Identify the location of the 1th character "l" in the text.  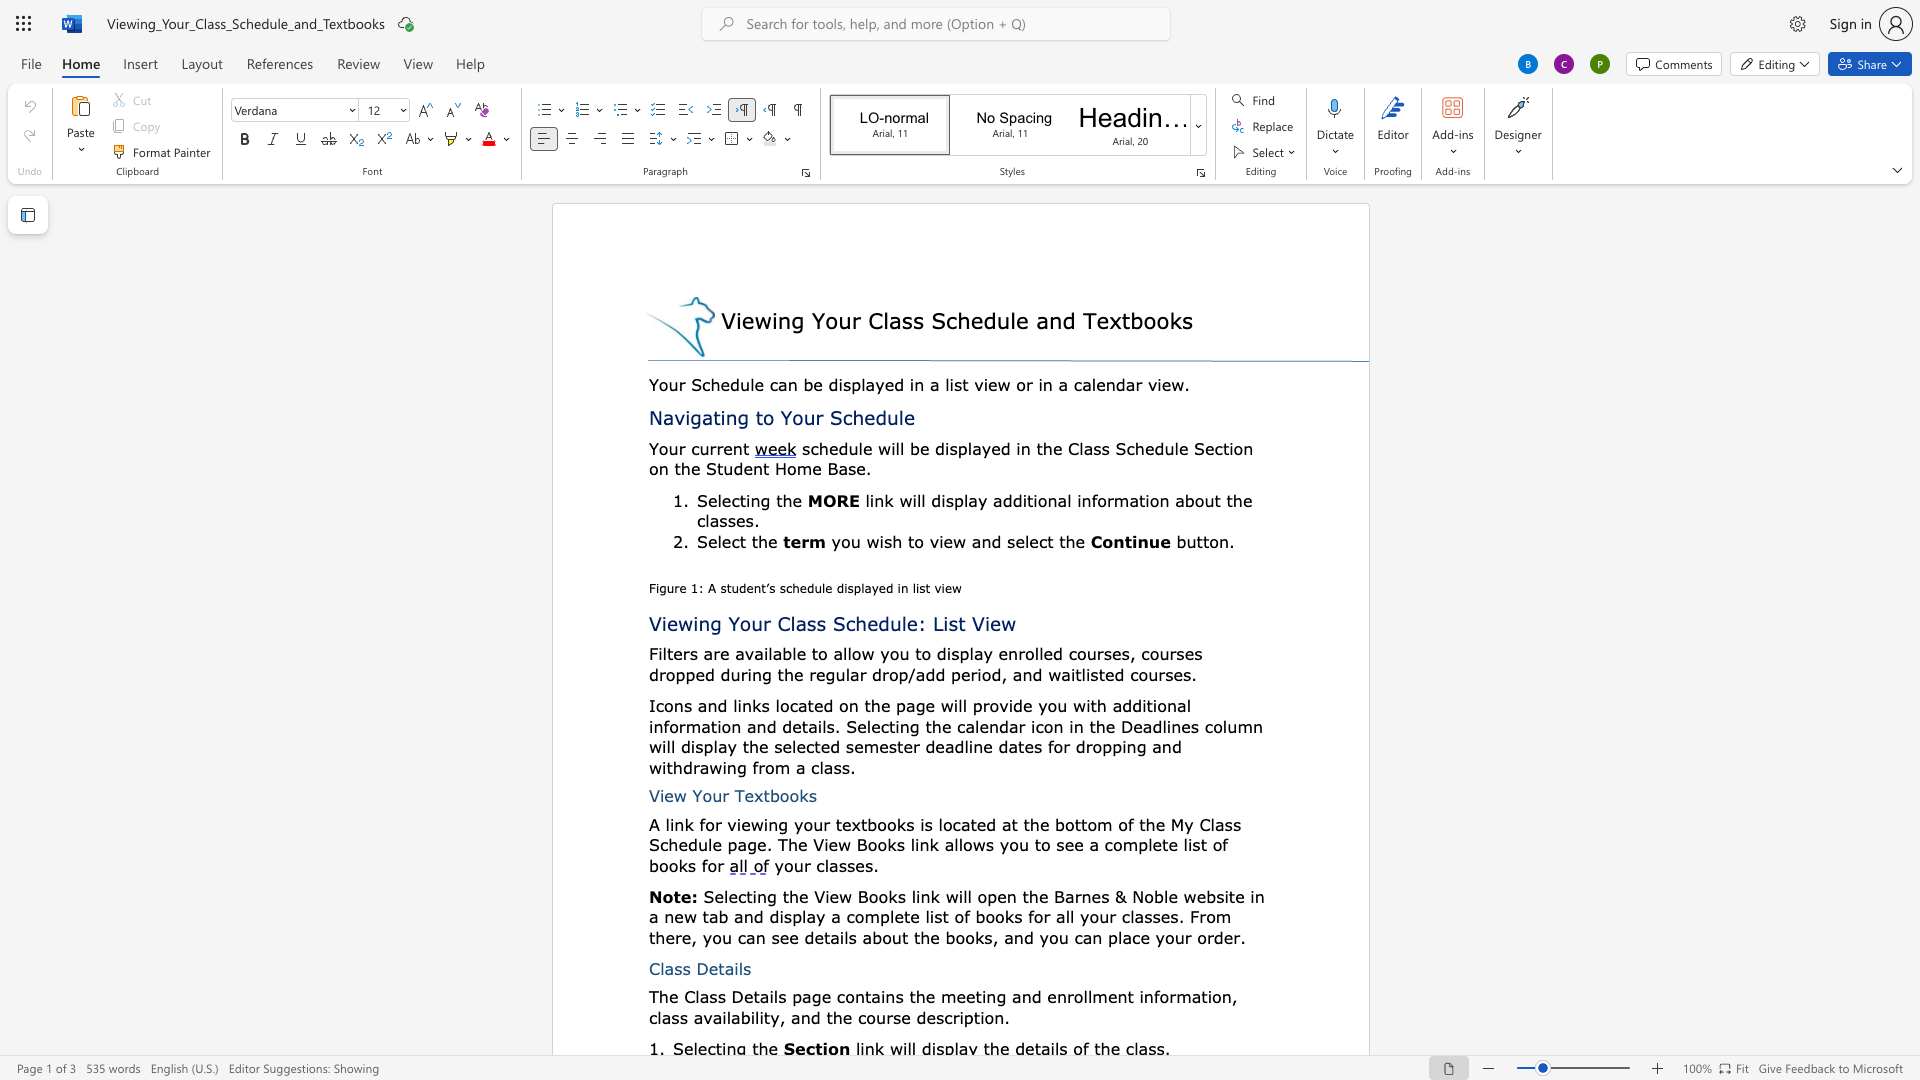
(719, 499).